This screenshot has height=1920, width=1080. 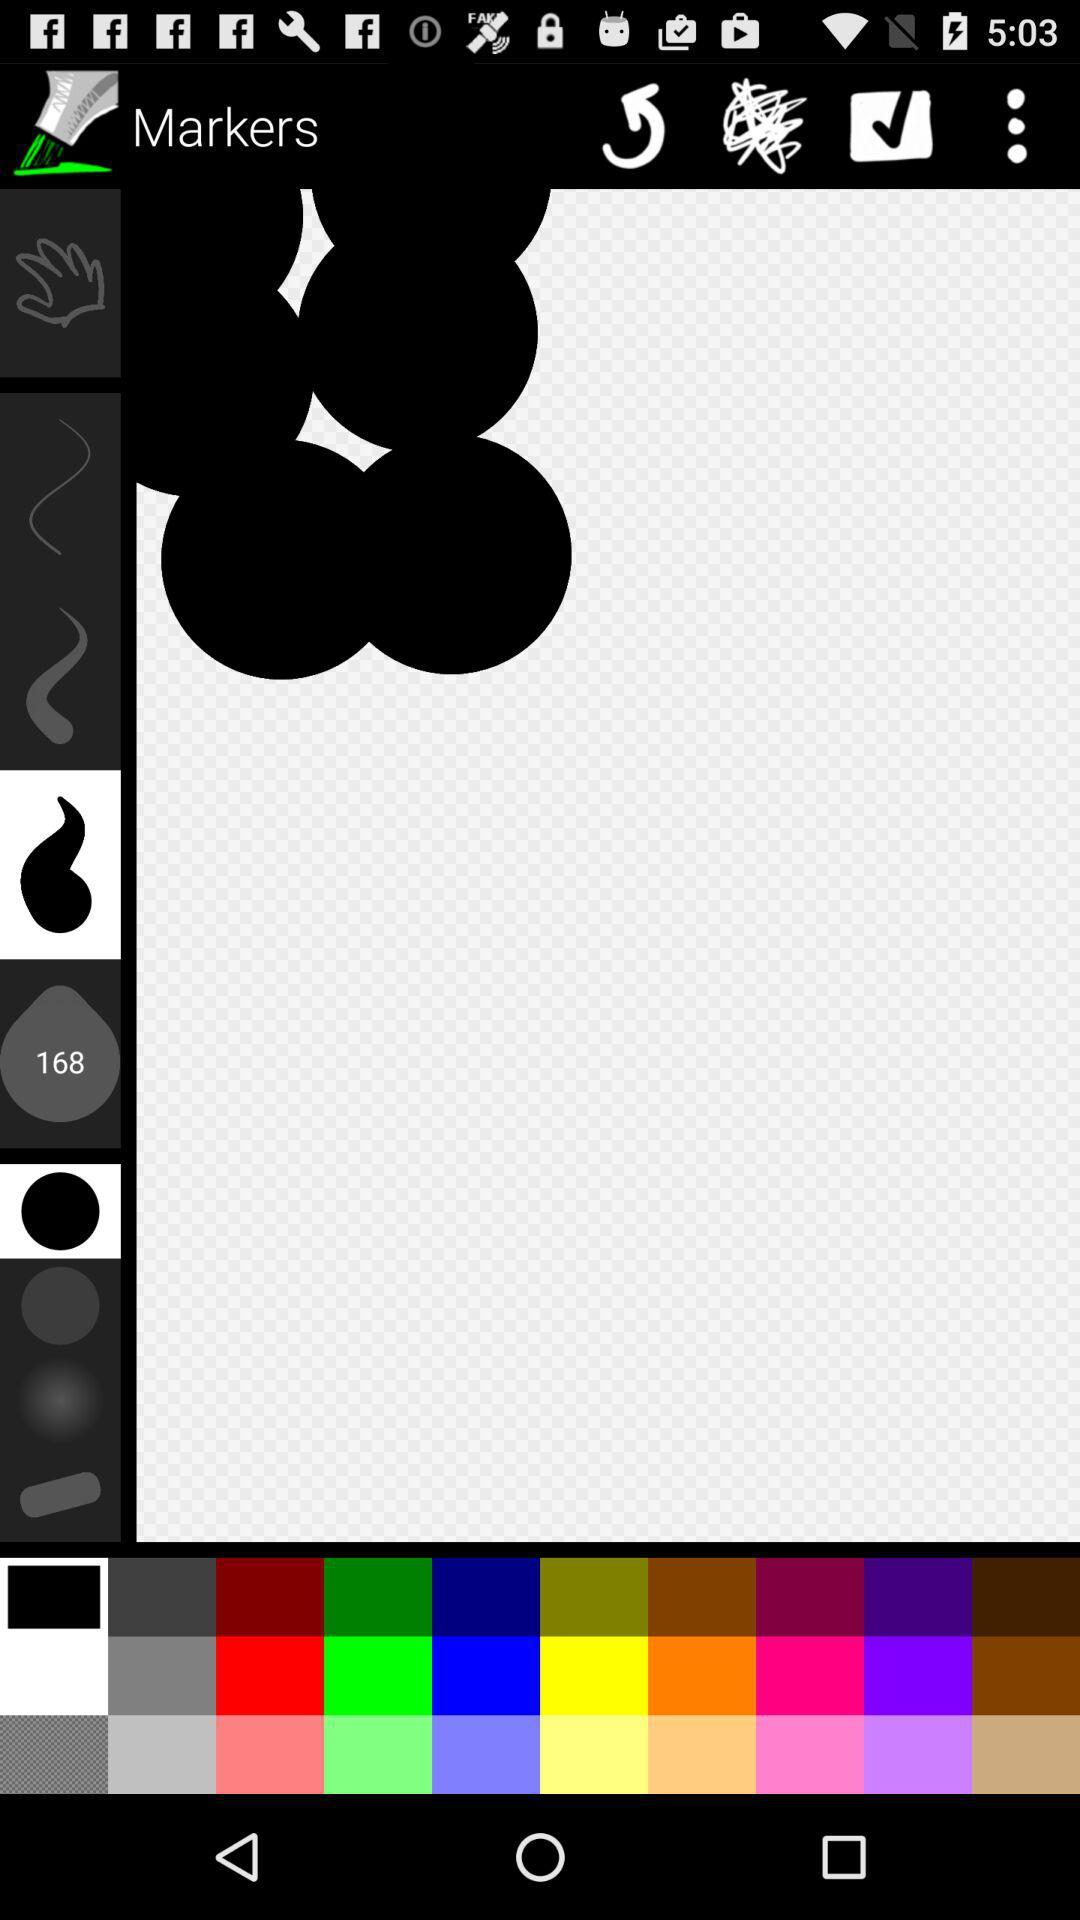 I want to click on the undo icon, so click(x=639, y=124).